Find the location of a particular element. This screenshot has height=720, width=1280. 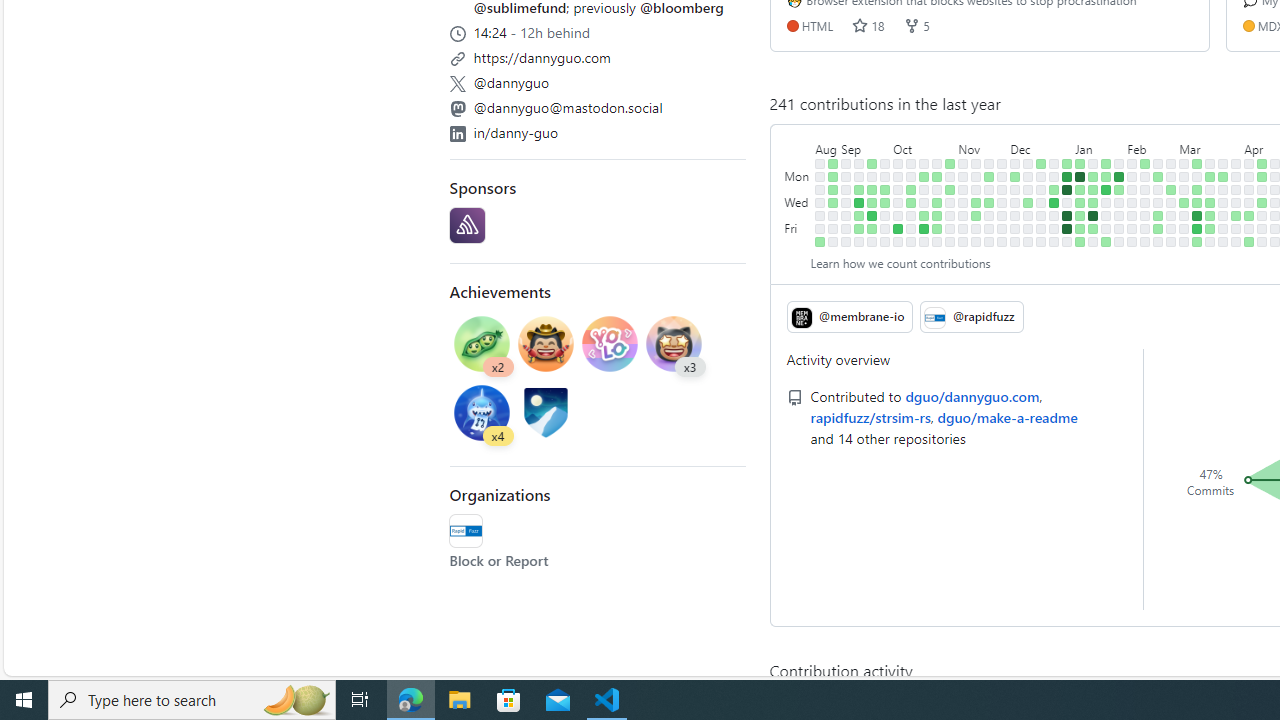

'No contributions on March 11th.' is located at coordinates (1197, 175).